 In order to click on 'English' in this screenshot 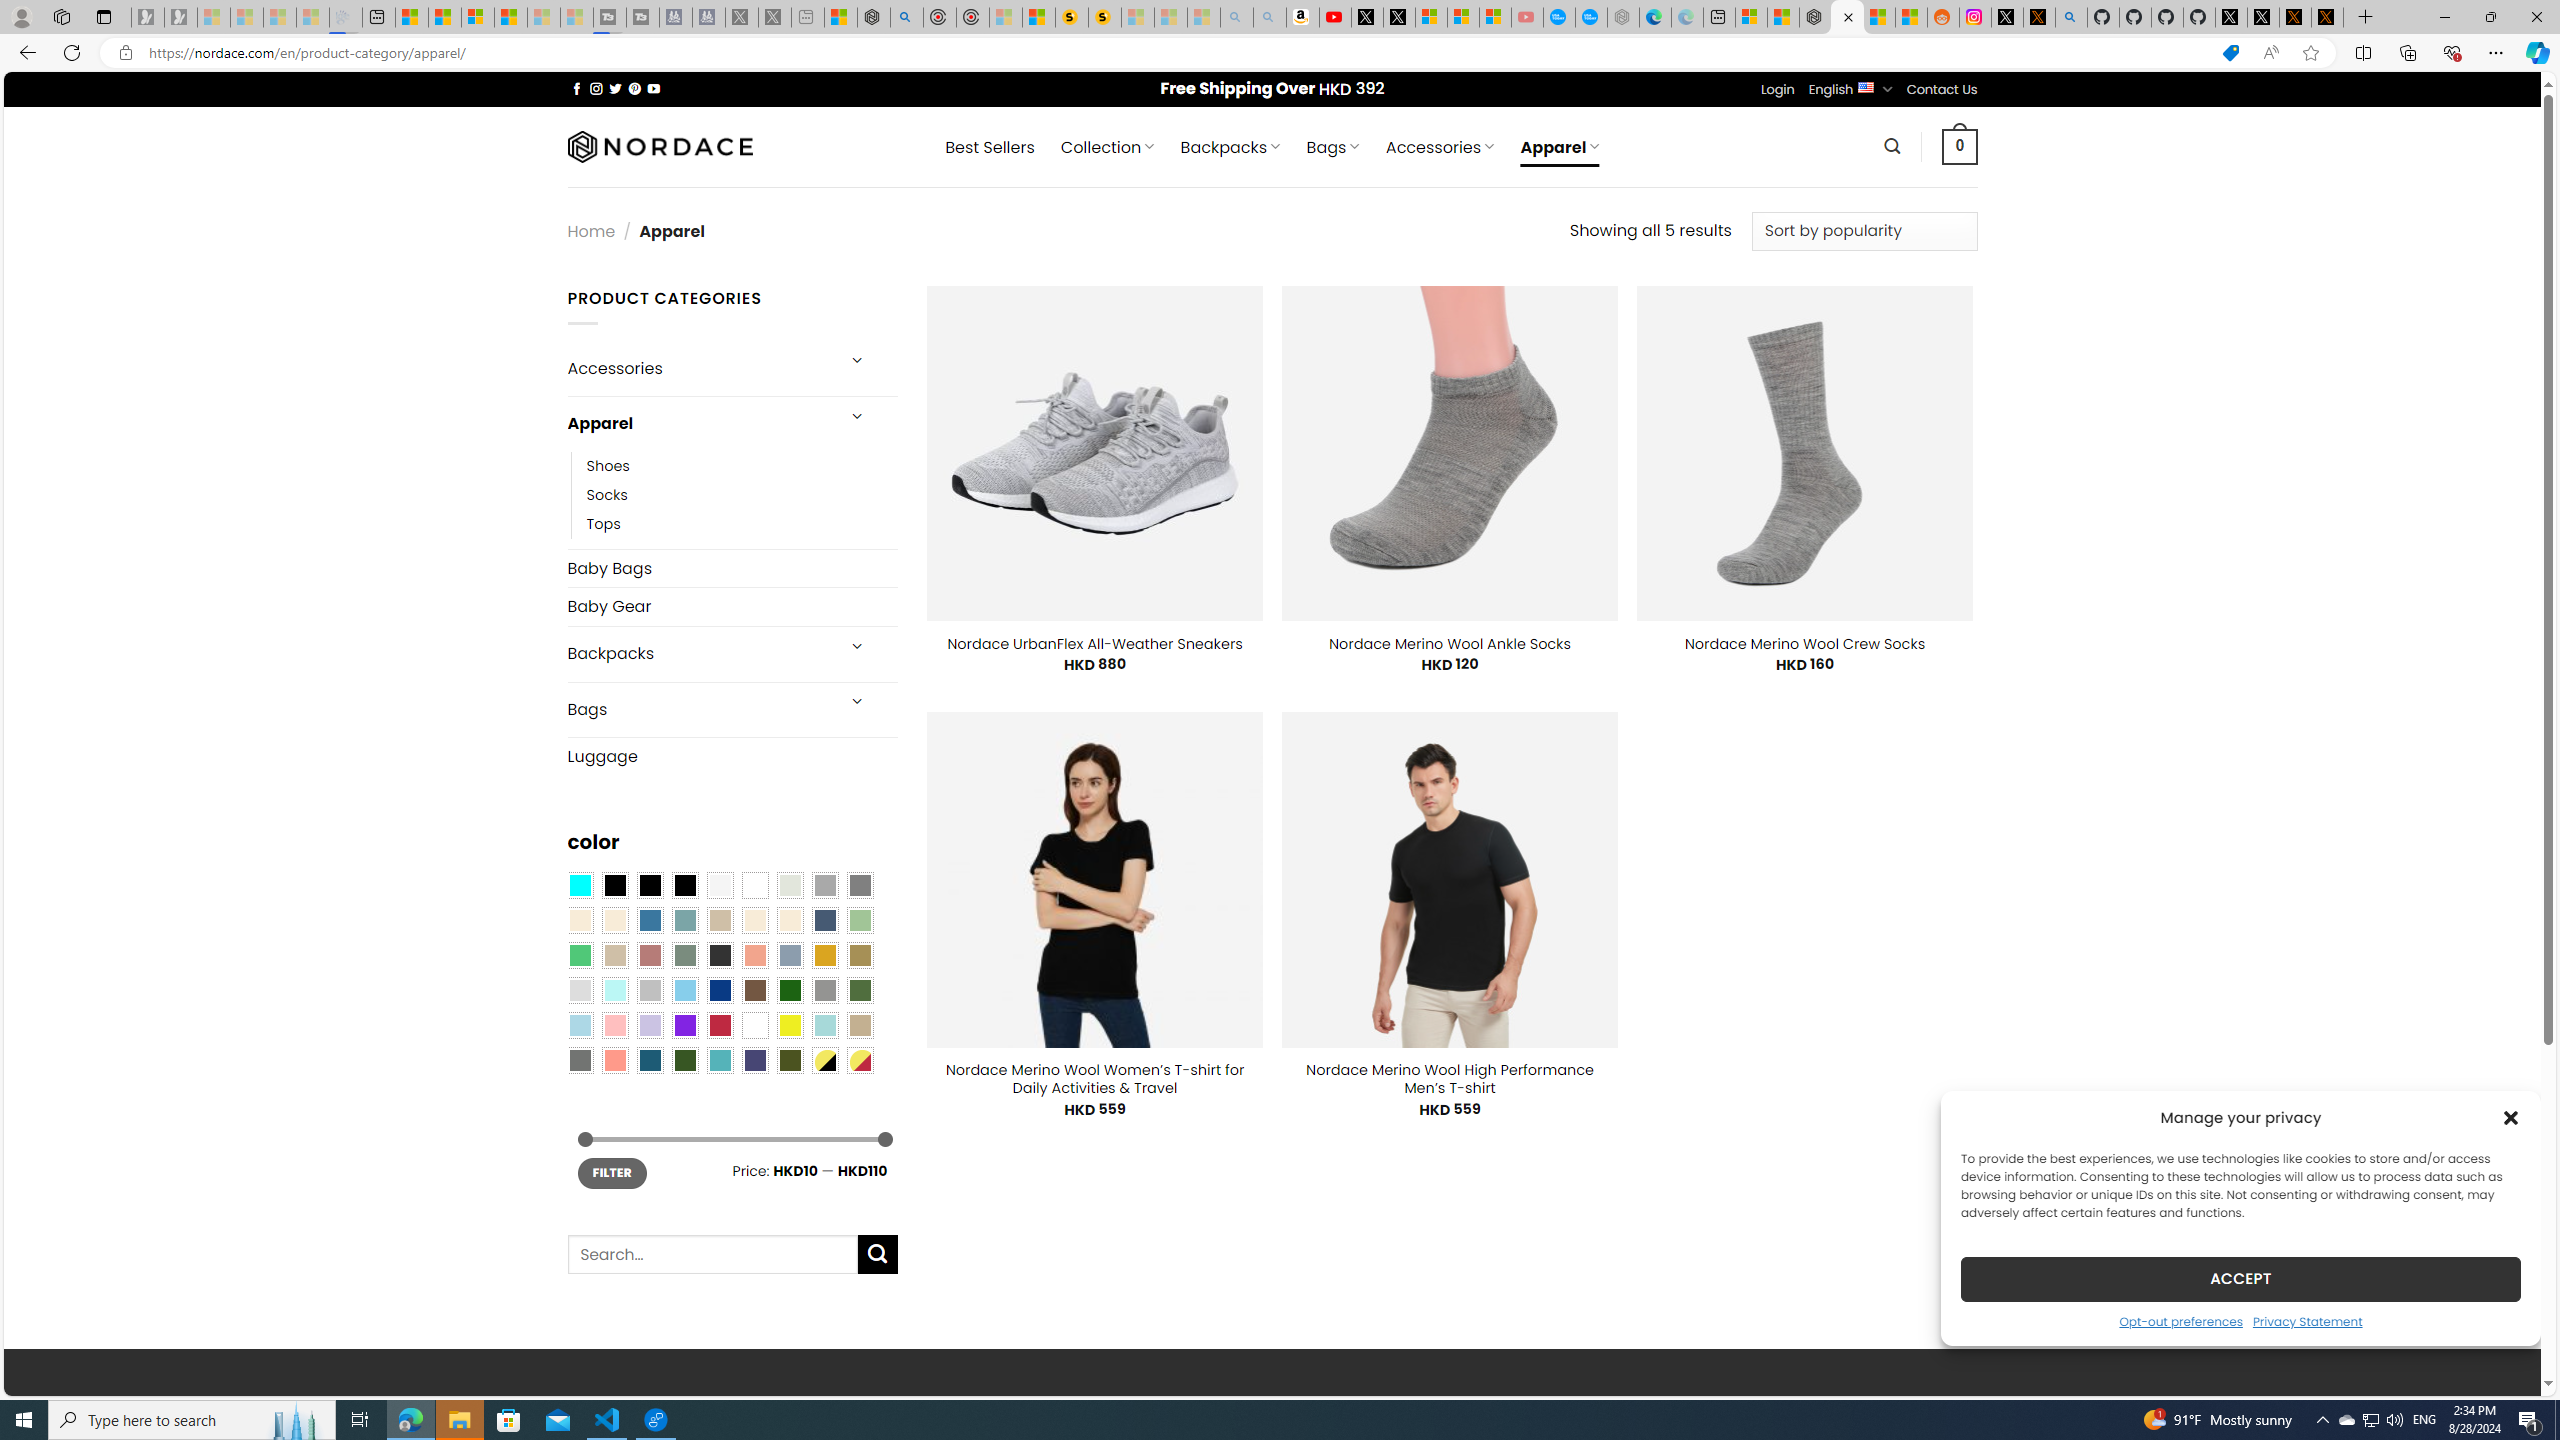, I will do `click(1866, 87)`.